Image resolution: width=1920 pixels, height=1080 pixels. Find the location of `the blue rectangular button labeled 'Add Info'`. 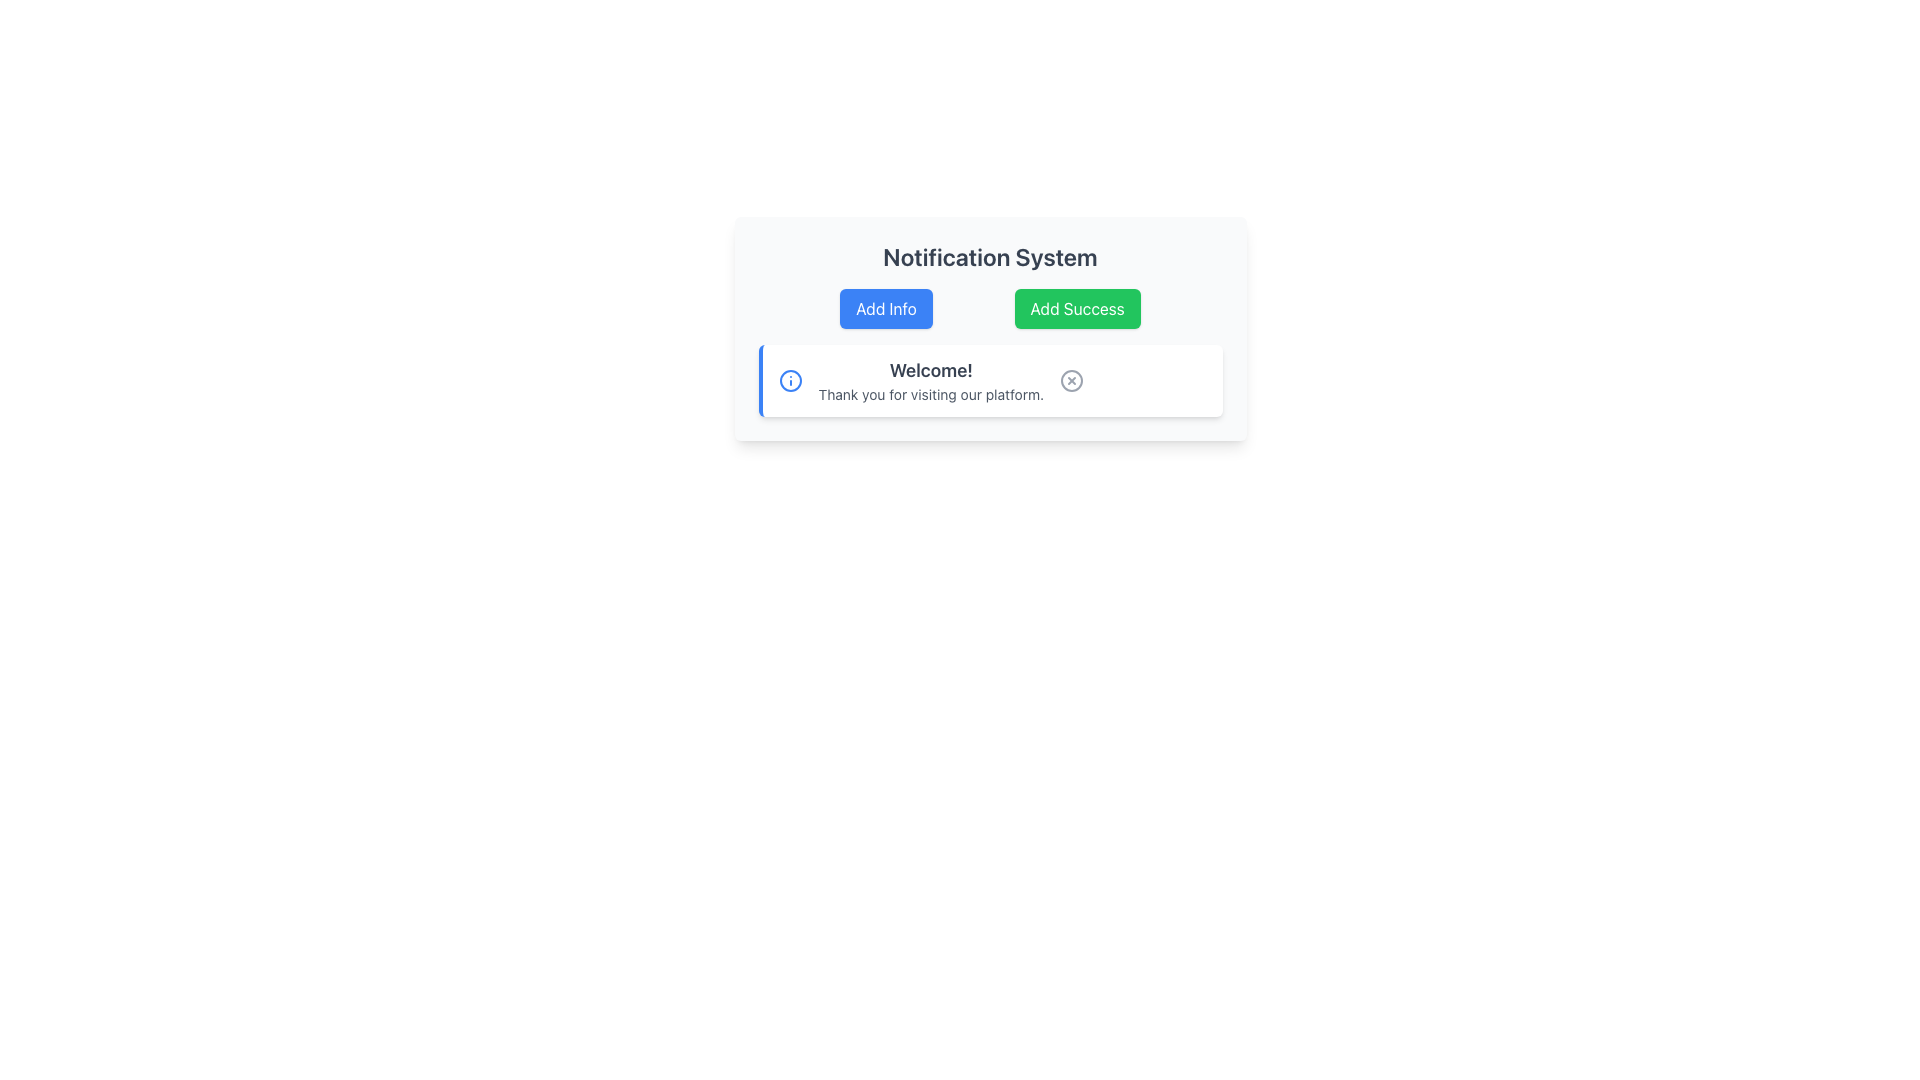

the blue rectangular button labeled 'Add Info' is located at coordinates (885, 308).